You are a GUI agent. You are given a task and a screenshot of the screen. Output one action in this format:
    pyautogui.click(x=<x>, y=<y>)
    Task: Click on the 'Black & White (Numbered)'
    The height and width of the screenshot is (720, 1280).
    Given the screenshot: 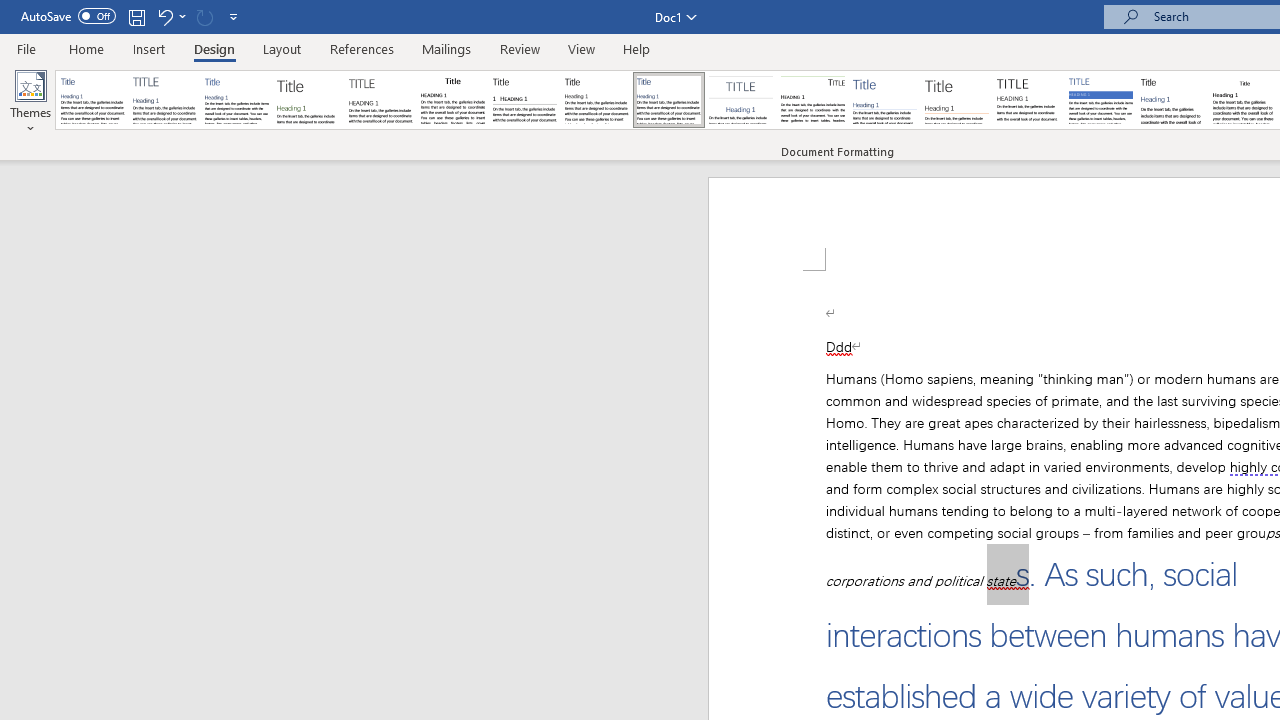 What is the action you would take?
    pyautogui.click(x=524, y=100)
    